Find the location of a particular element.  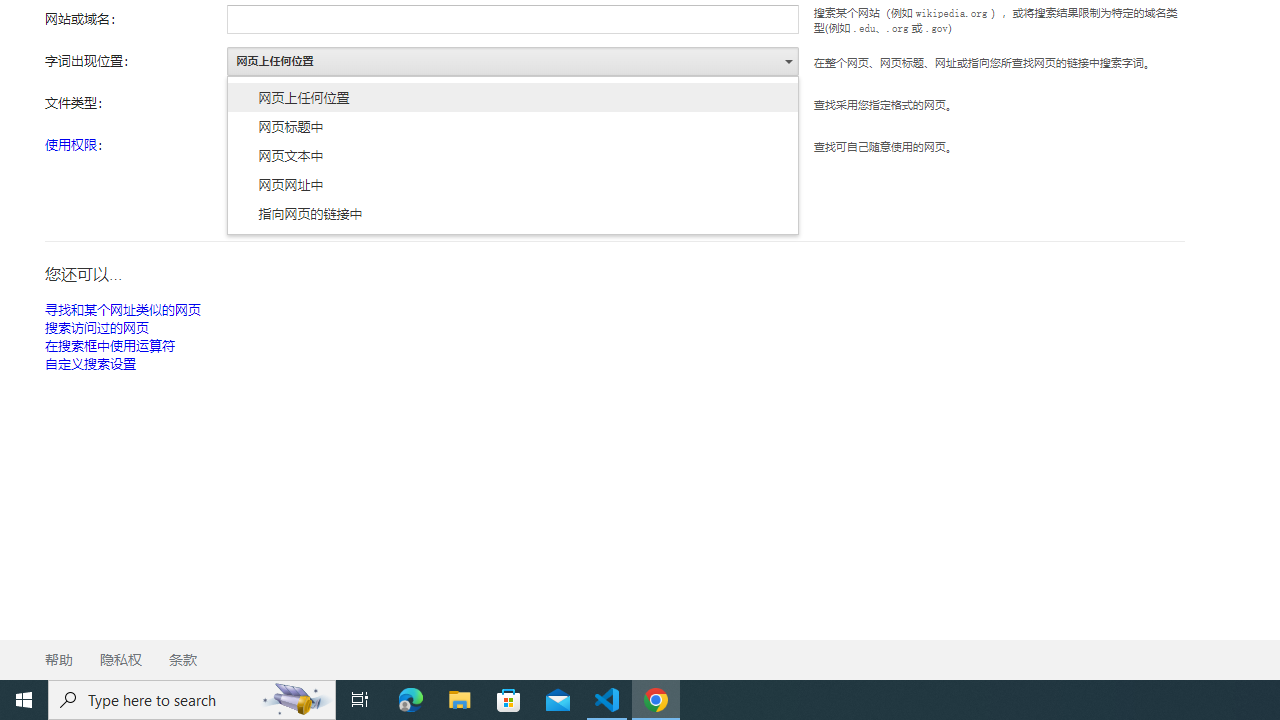

'AutomationID: as_occt_menu' is located at coordinates (513, 154).